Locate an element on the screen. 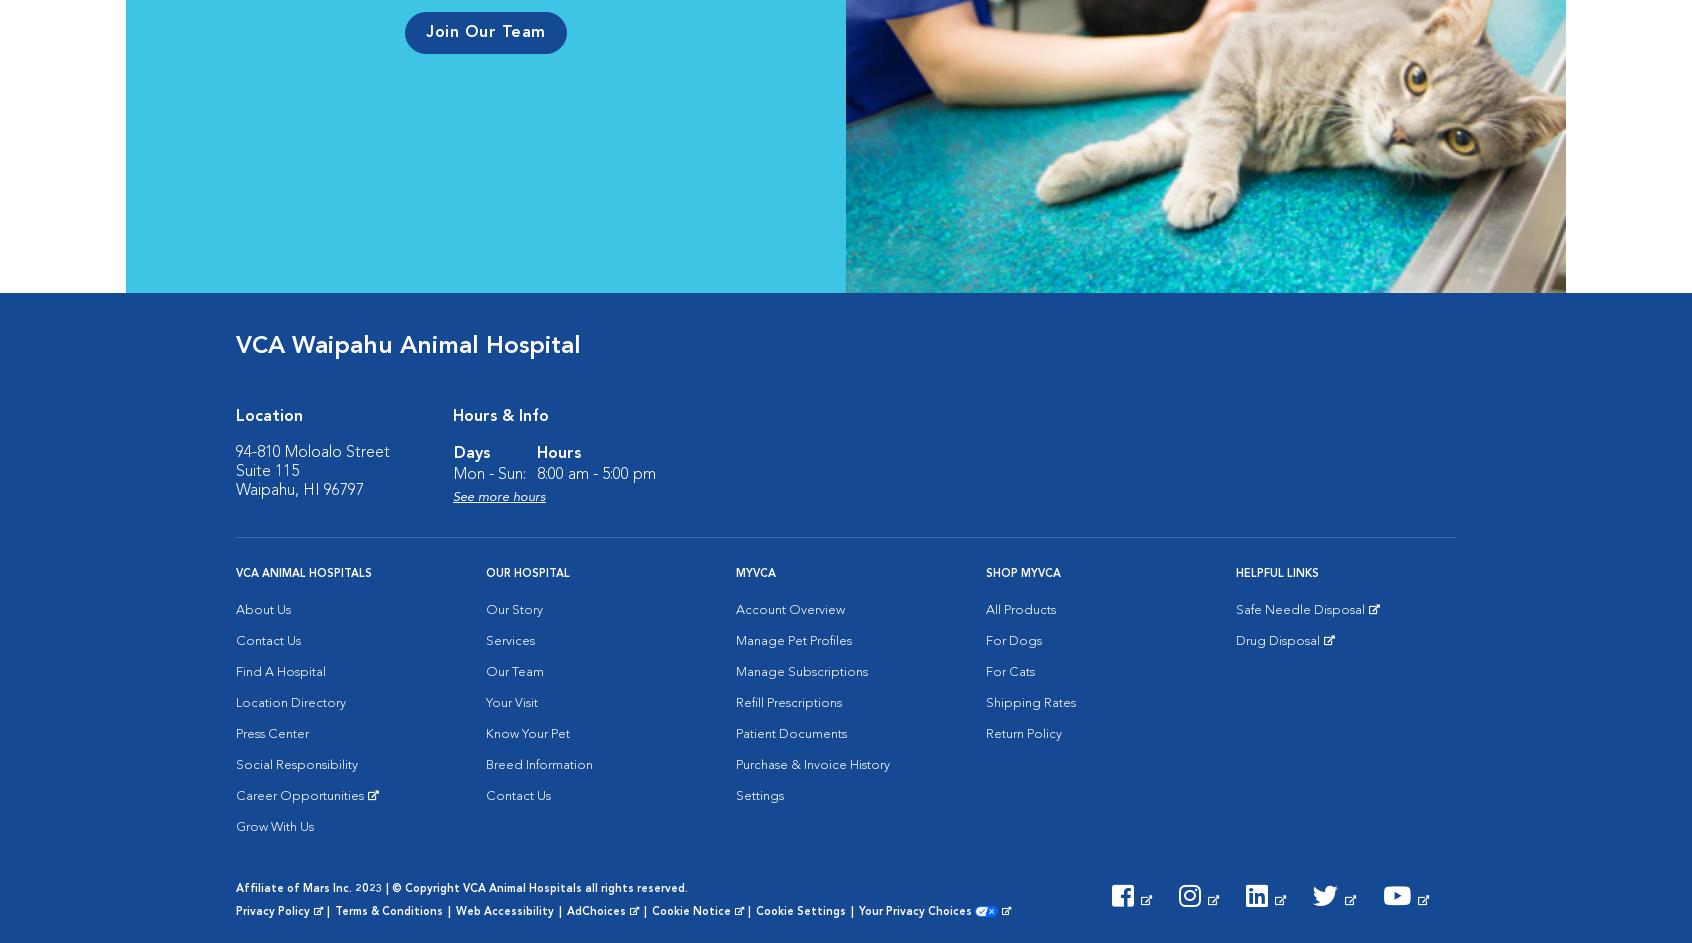 This screenshot has width=1692, height=943. 'Know Your Pet' is located at coordinates (528, 734).